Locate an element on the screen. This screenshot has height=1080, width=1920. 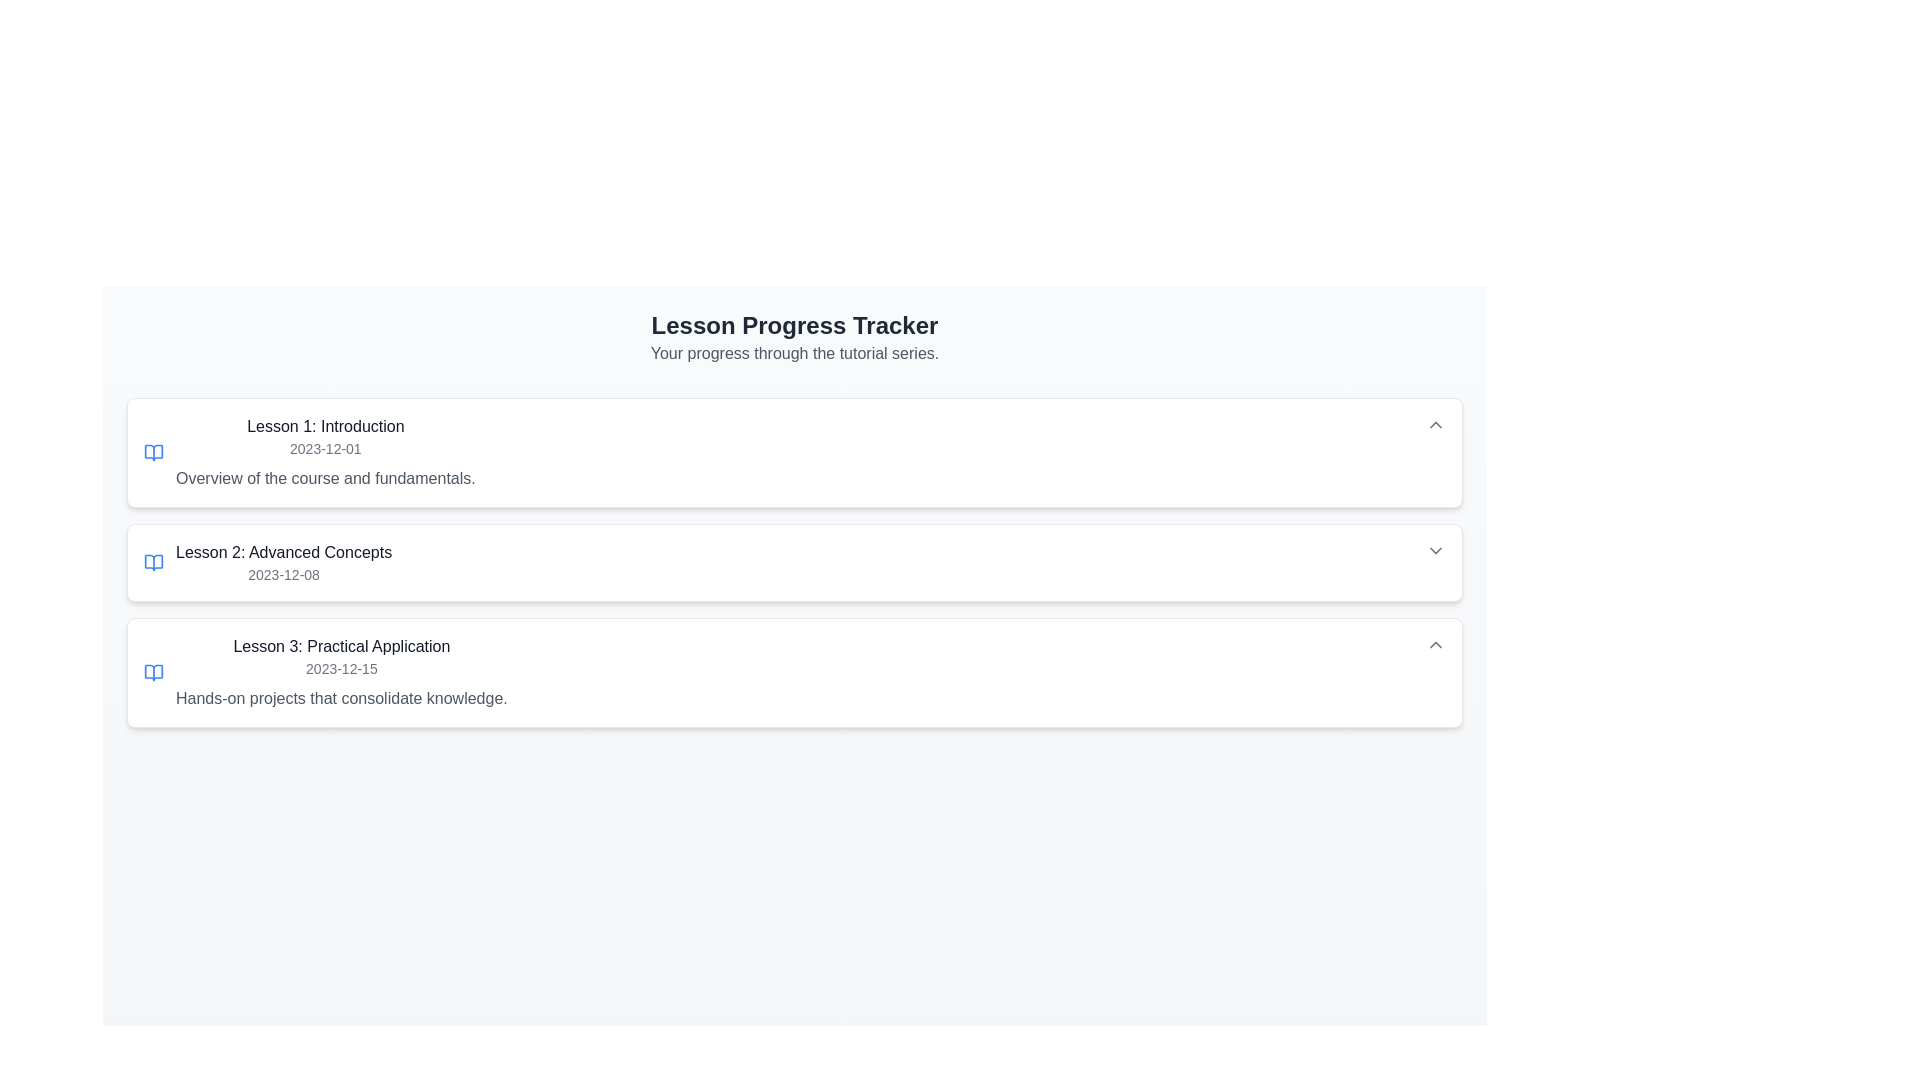
the List Item displaying 'Lesson 2: Advanced Concepts' is located at coordinates (267, 563).